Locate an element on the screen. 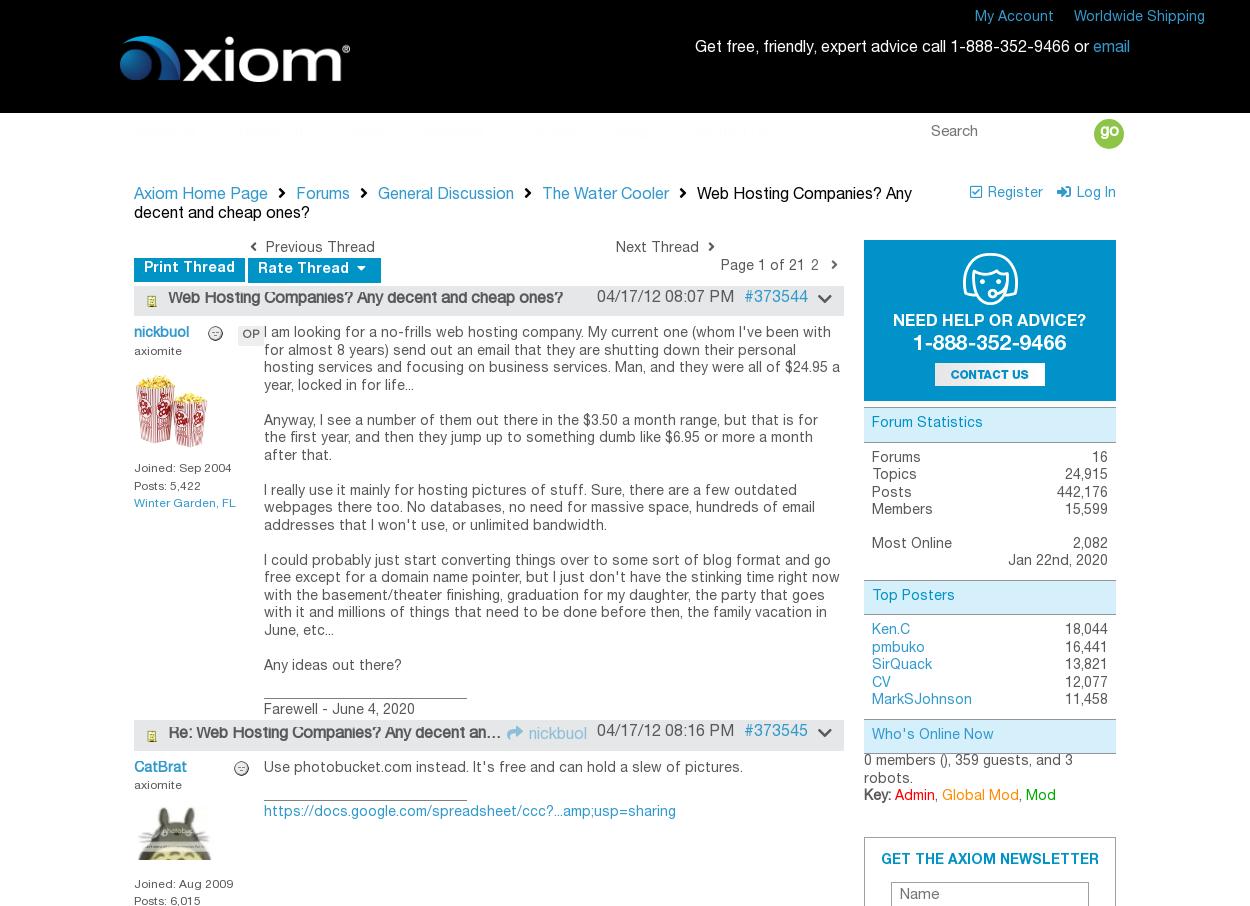  'Topics' is located at coordinates (893, 475).